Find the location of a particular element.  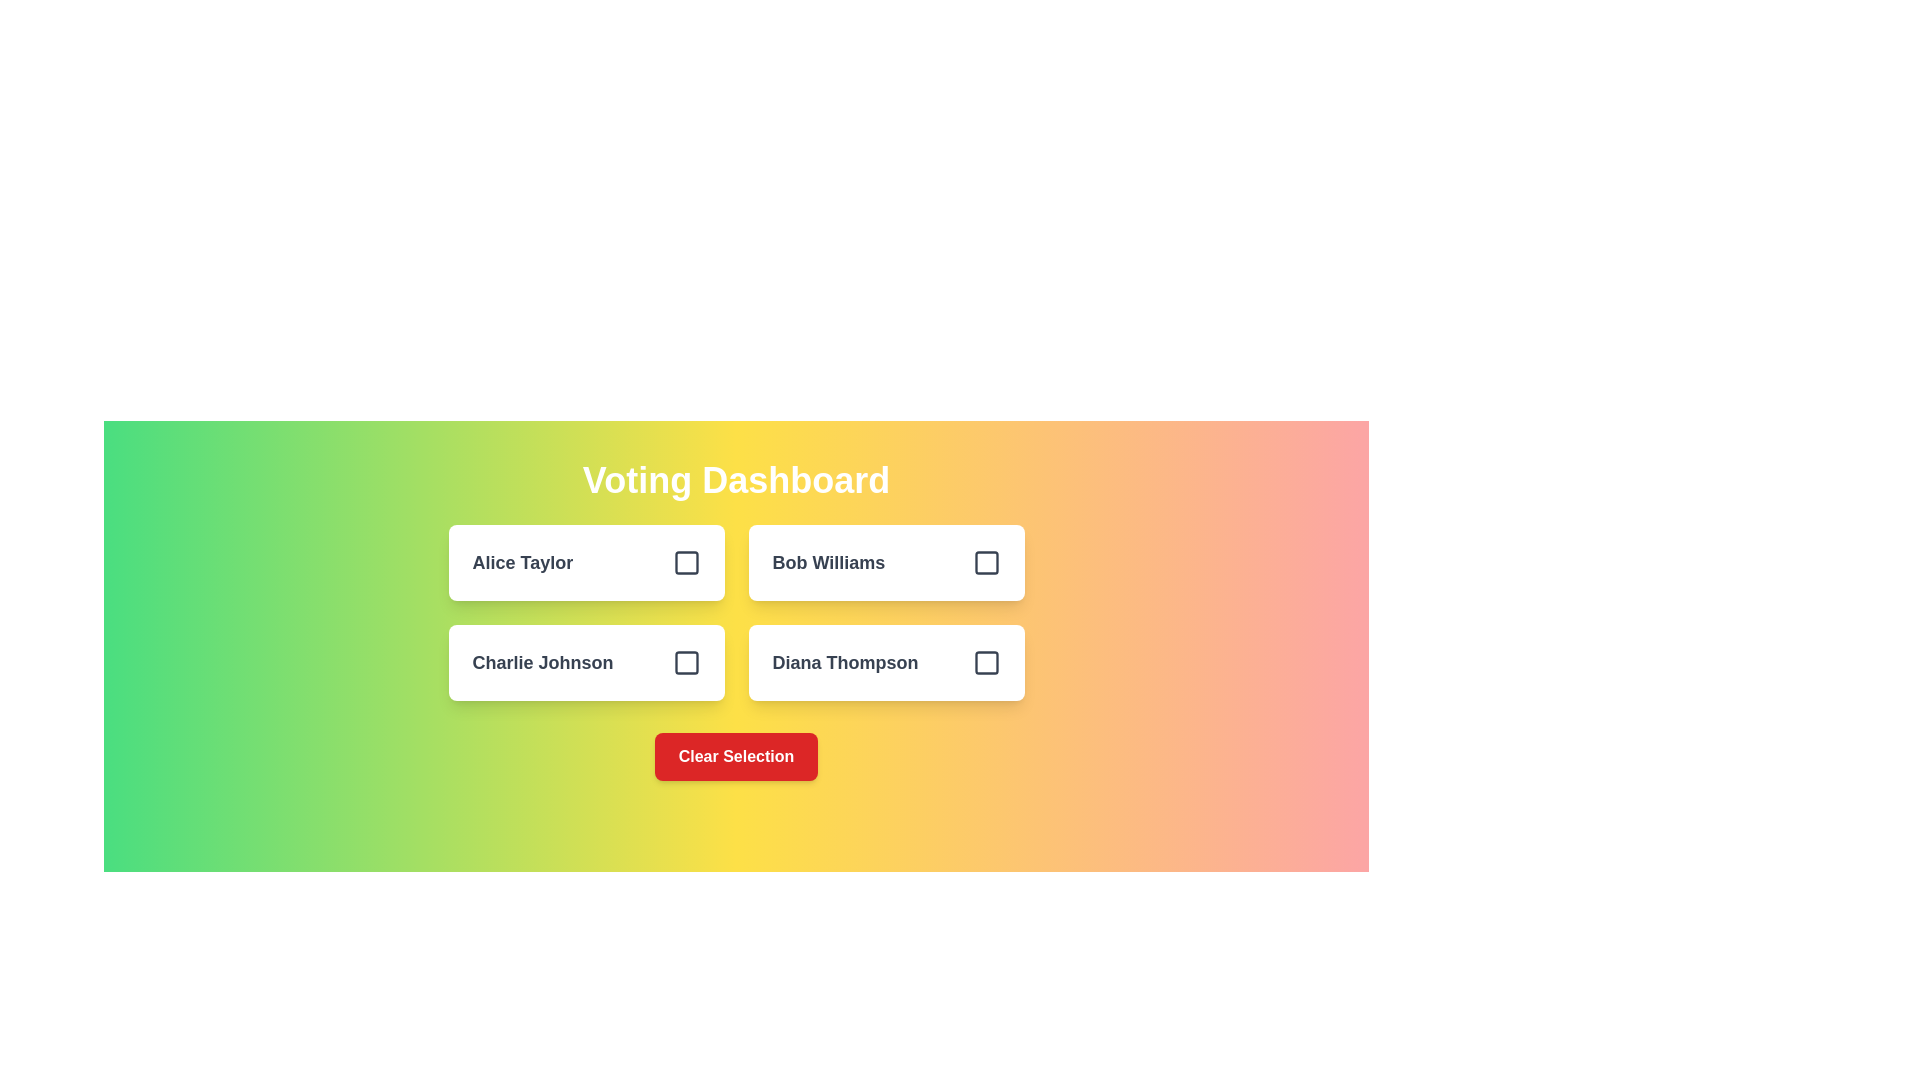

the candidate item Diana Thompson to observe the hover effect is located at coordinates (885, 663).